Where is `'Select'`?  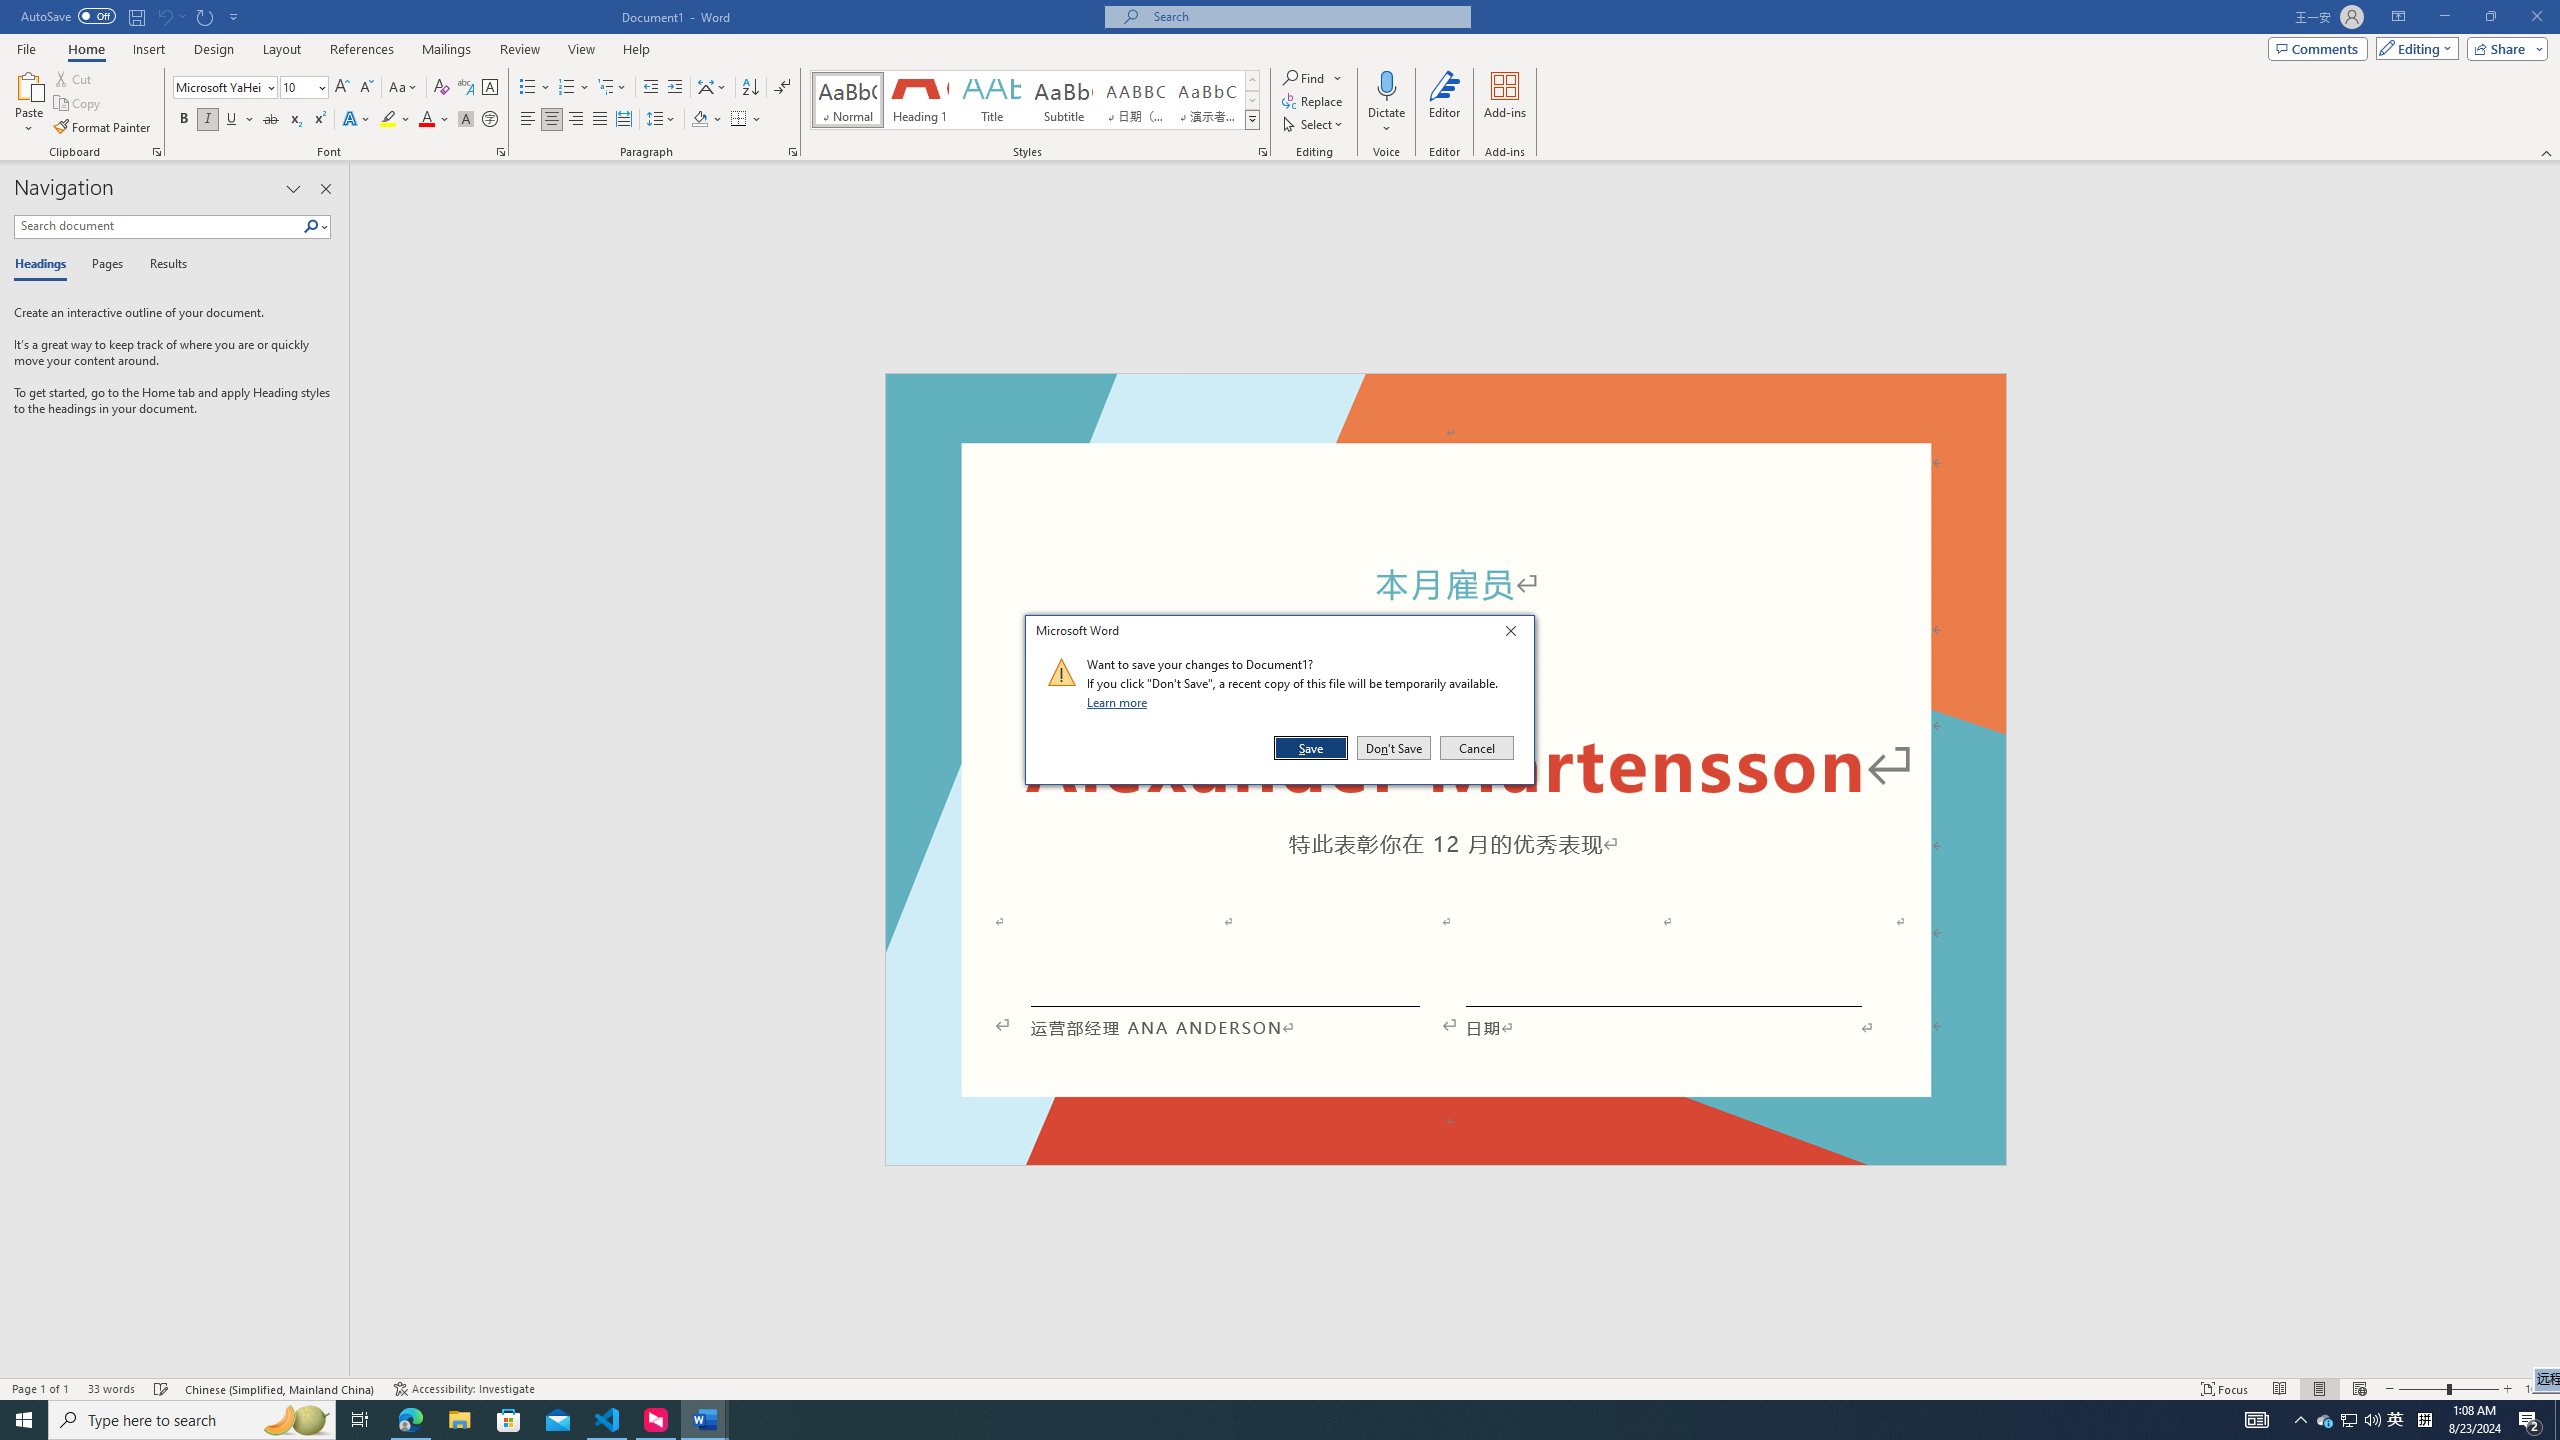 'Select' is located at coordinates (1313, 122).